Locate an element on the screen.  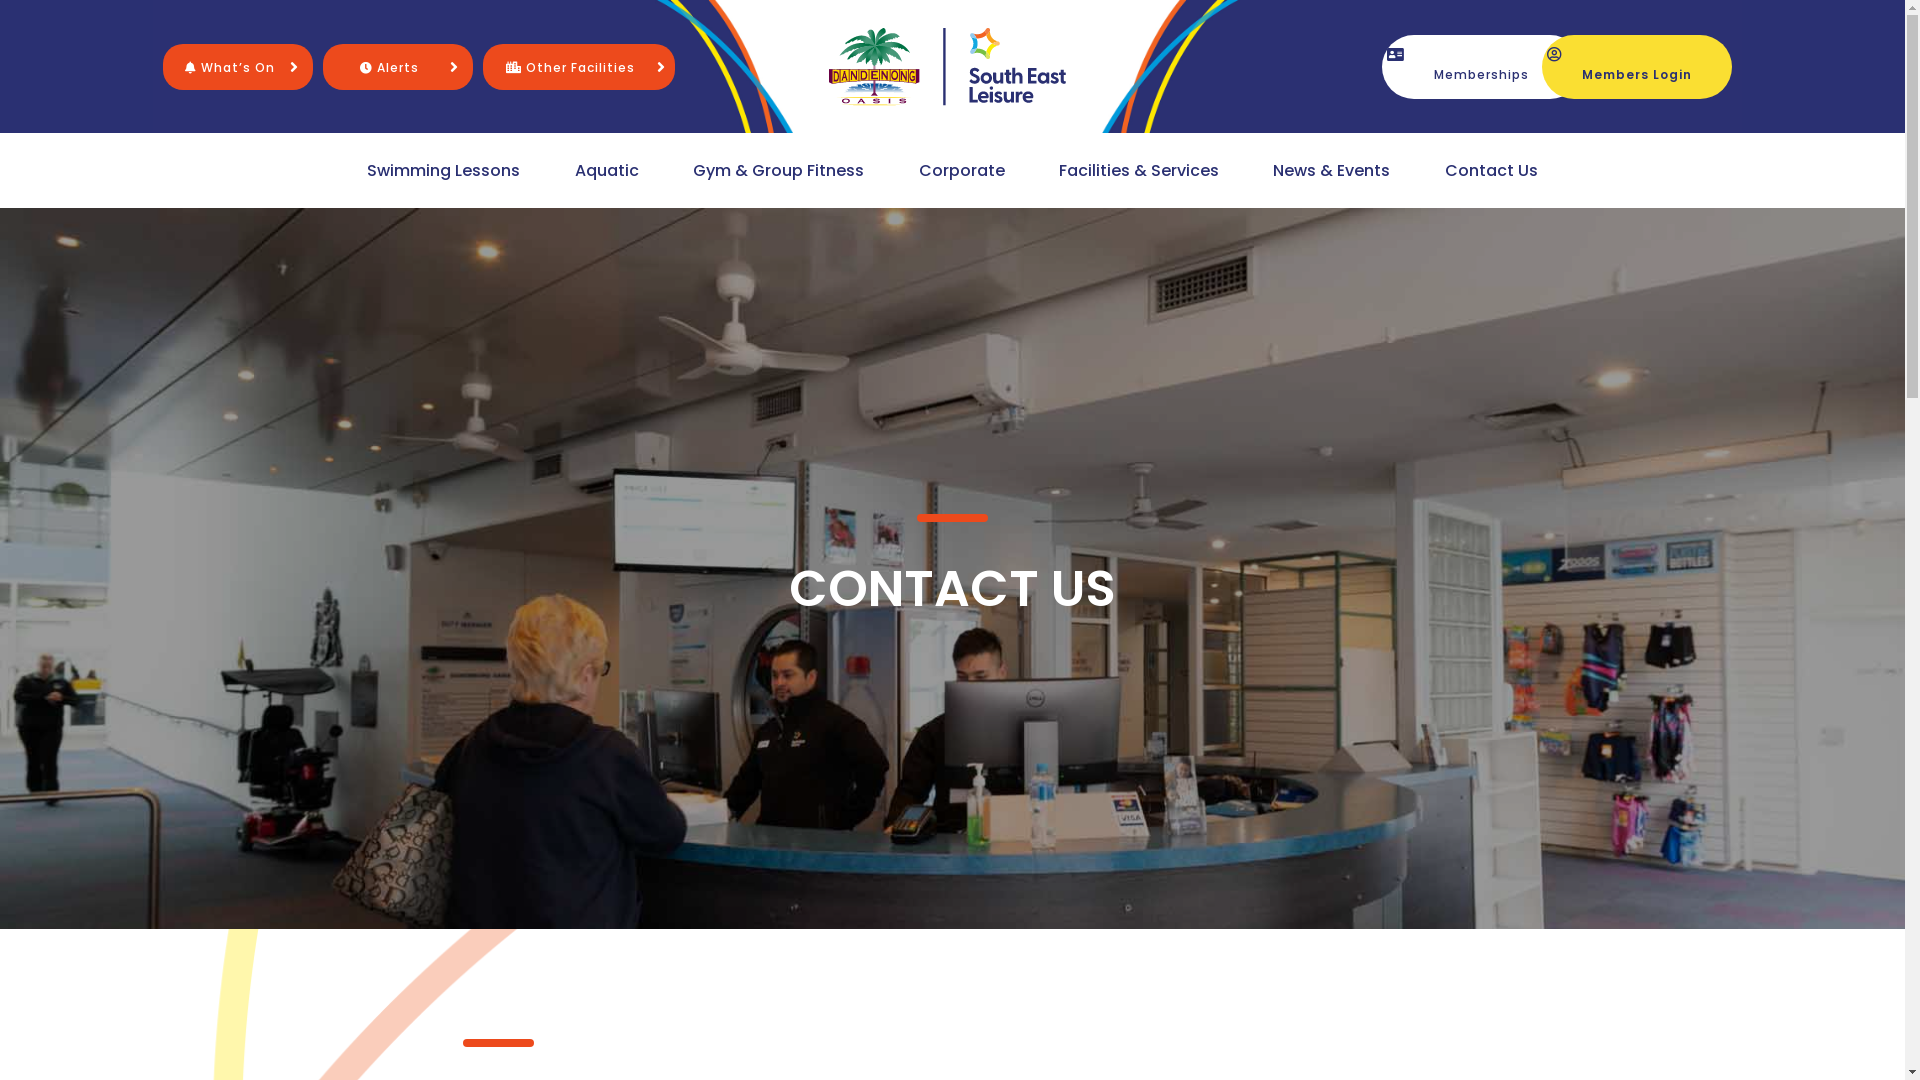
'Gym & Group Fitness' is located at coordinates (687, 169).